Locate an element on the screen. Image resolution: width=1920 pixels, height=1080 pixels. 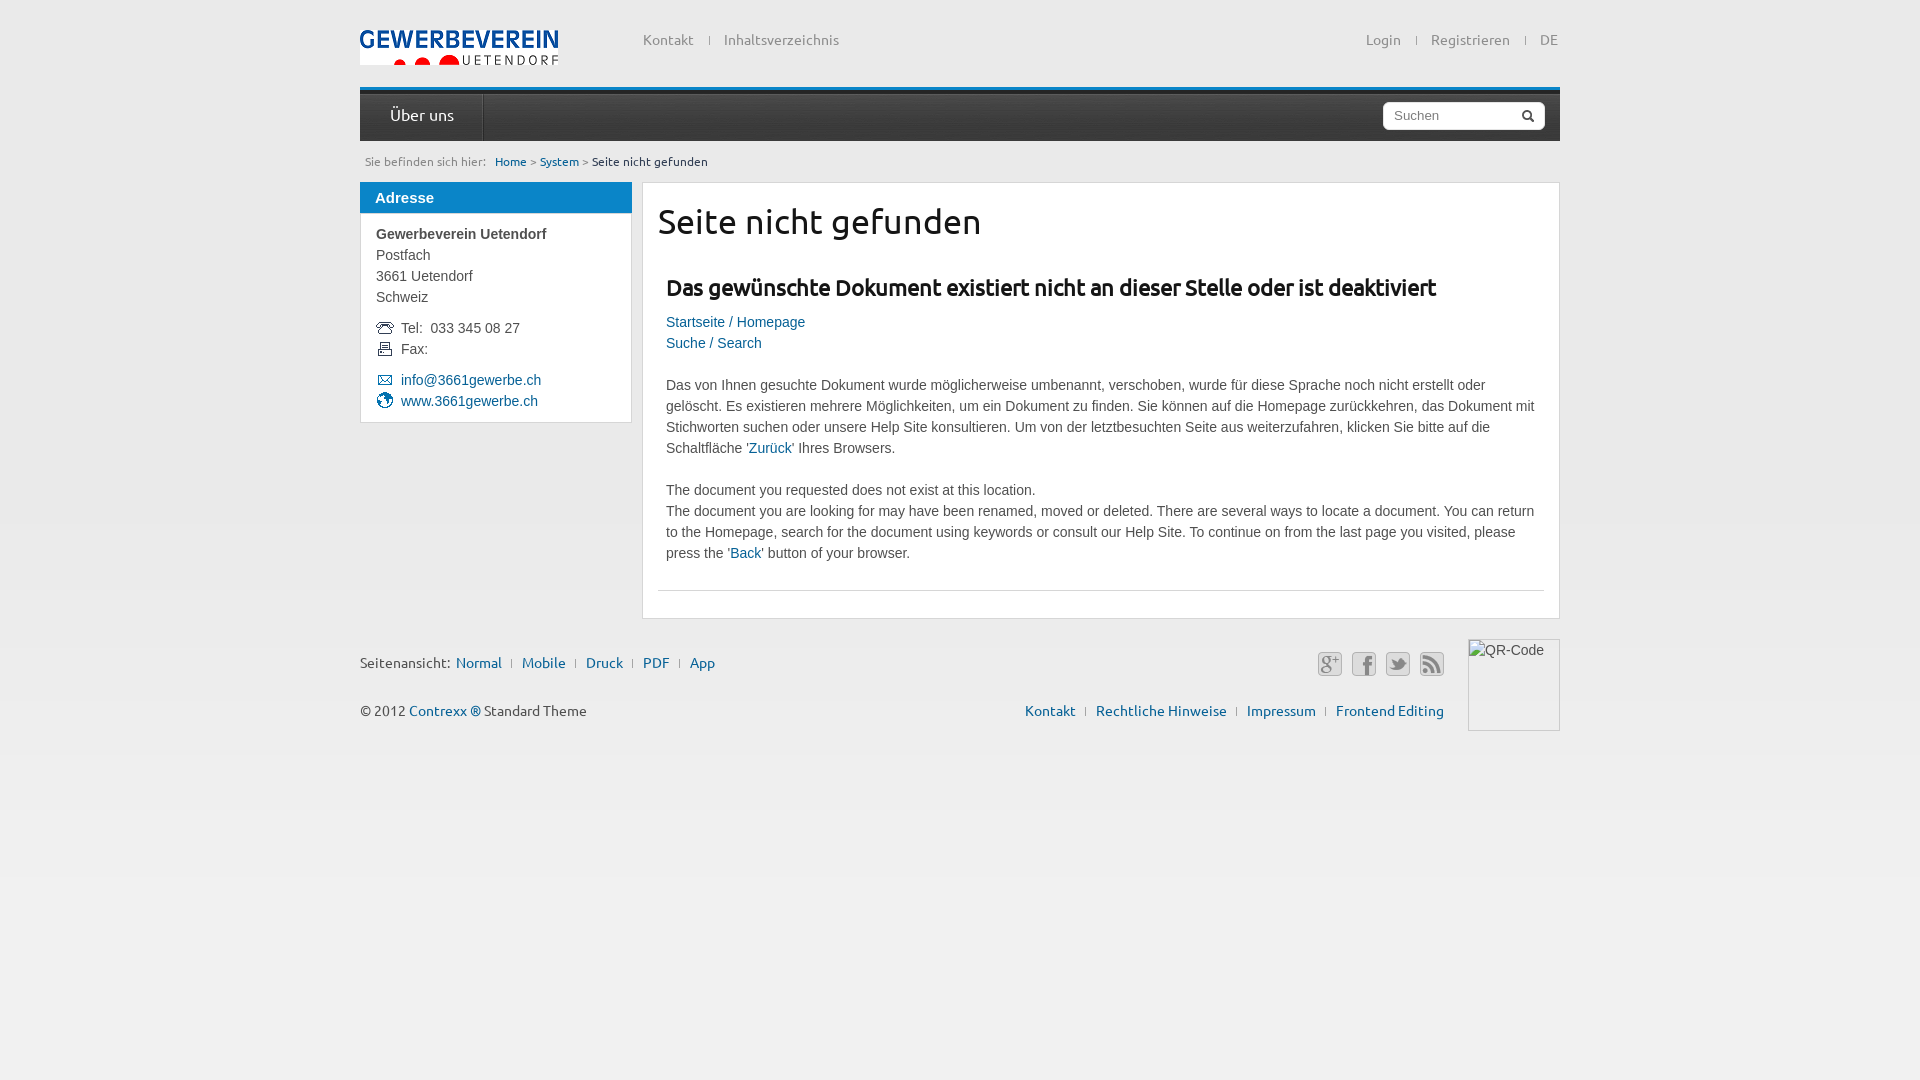
'DE' is located at coordinates (1541, 36).